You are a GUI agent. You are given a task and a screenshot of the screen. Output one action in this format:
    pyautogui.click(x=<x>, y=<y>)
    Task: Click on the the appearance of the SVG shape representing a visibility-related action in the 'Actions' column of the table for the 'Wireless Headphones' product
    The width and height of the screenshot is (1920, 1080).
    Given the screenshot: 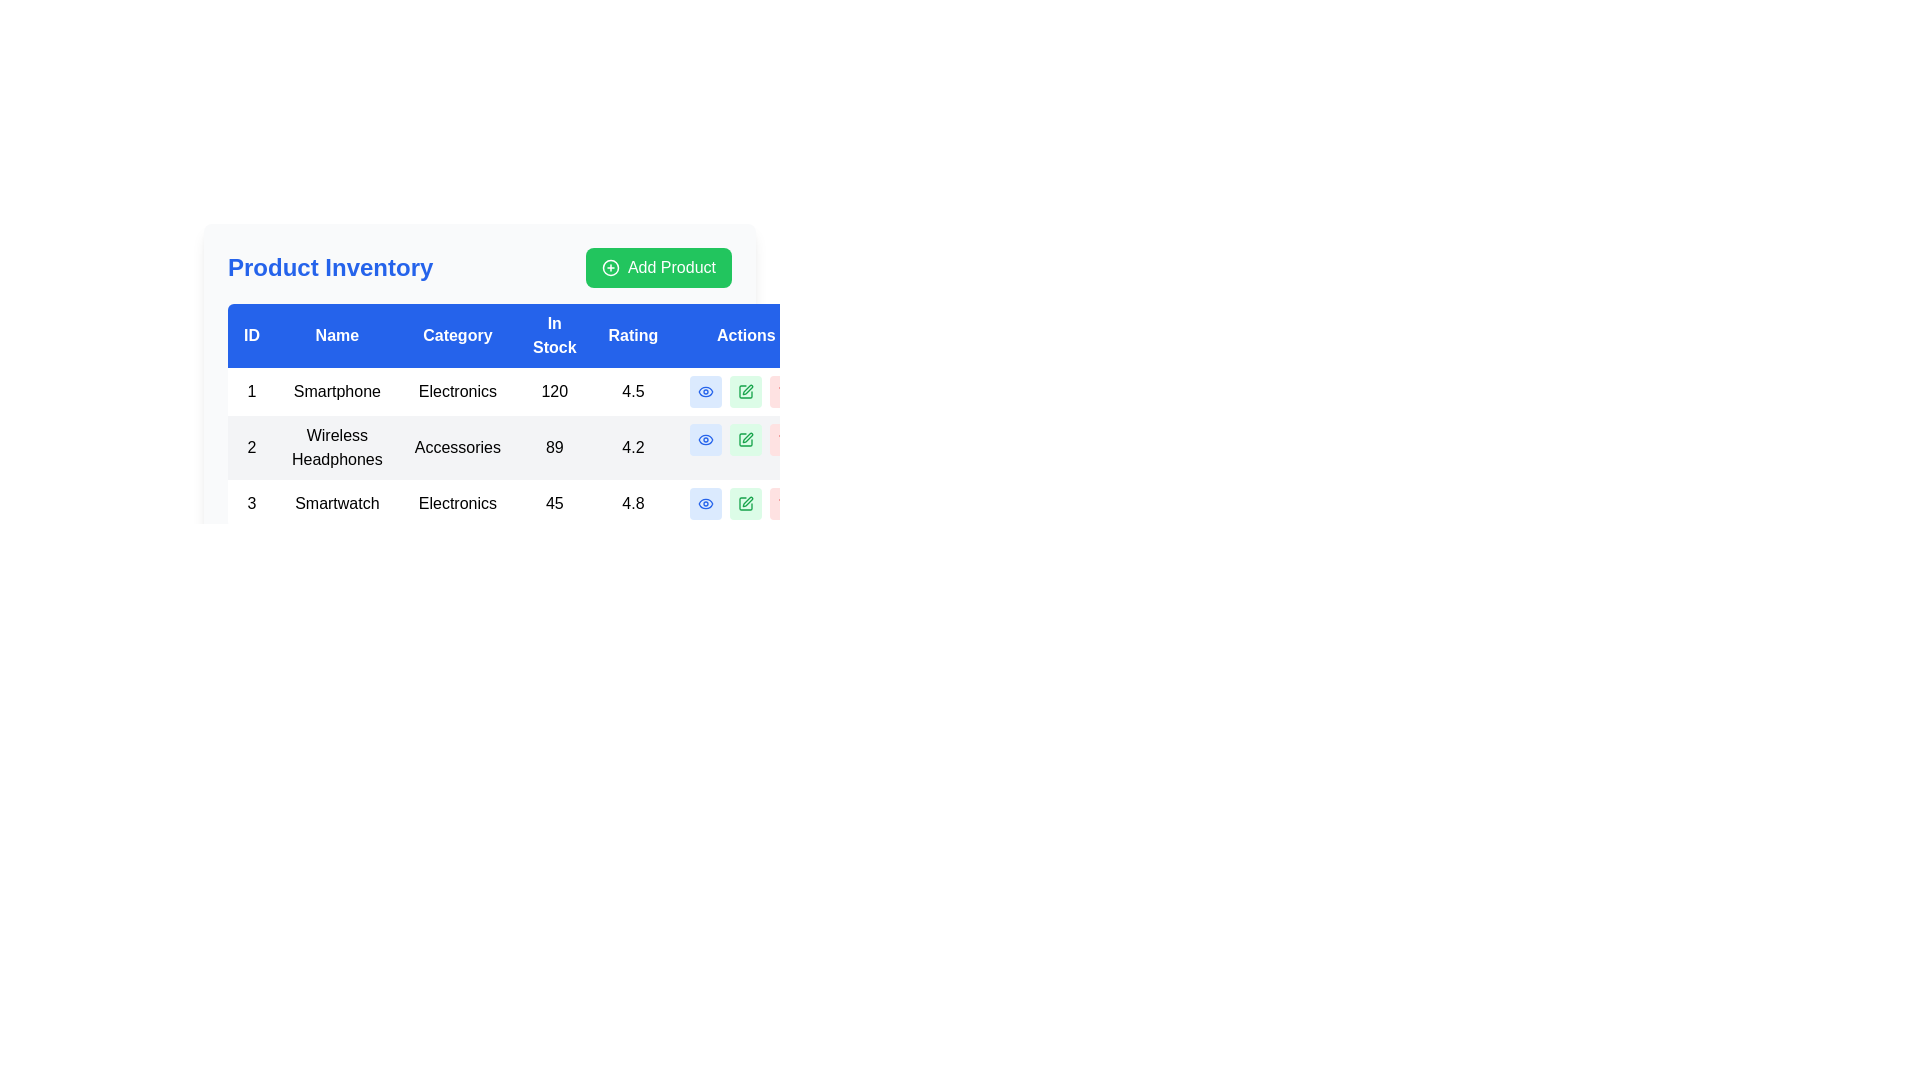 What is the action you would take?
    pyautogui.click(x=706, y=438)
    